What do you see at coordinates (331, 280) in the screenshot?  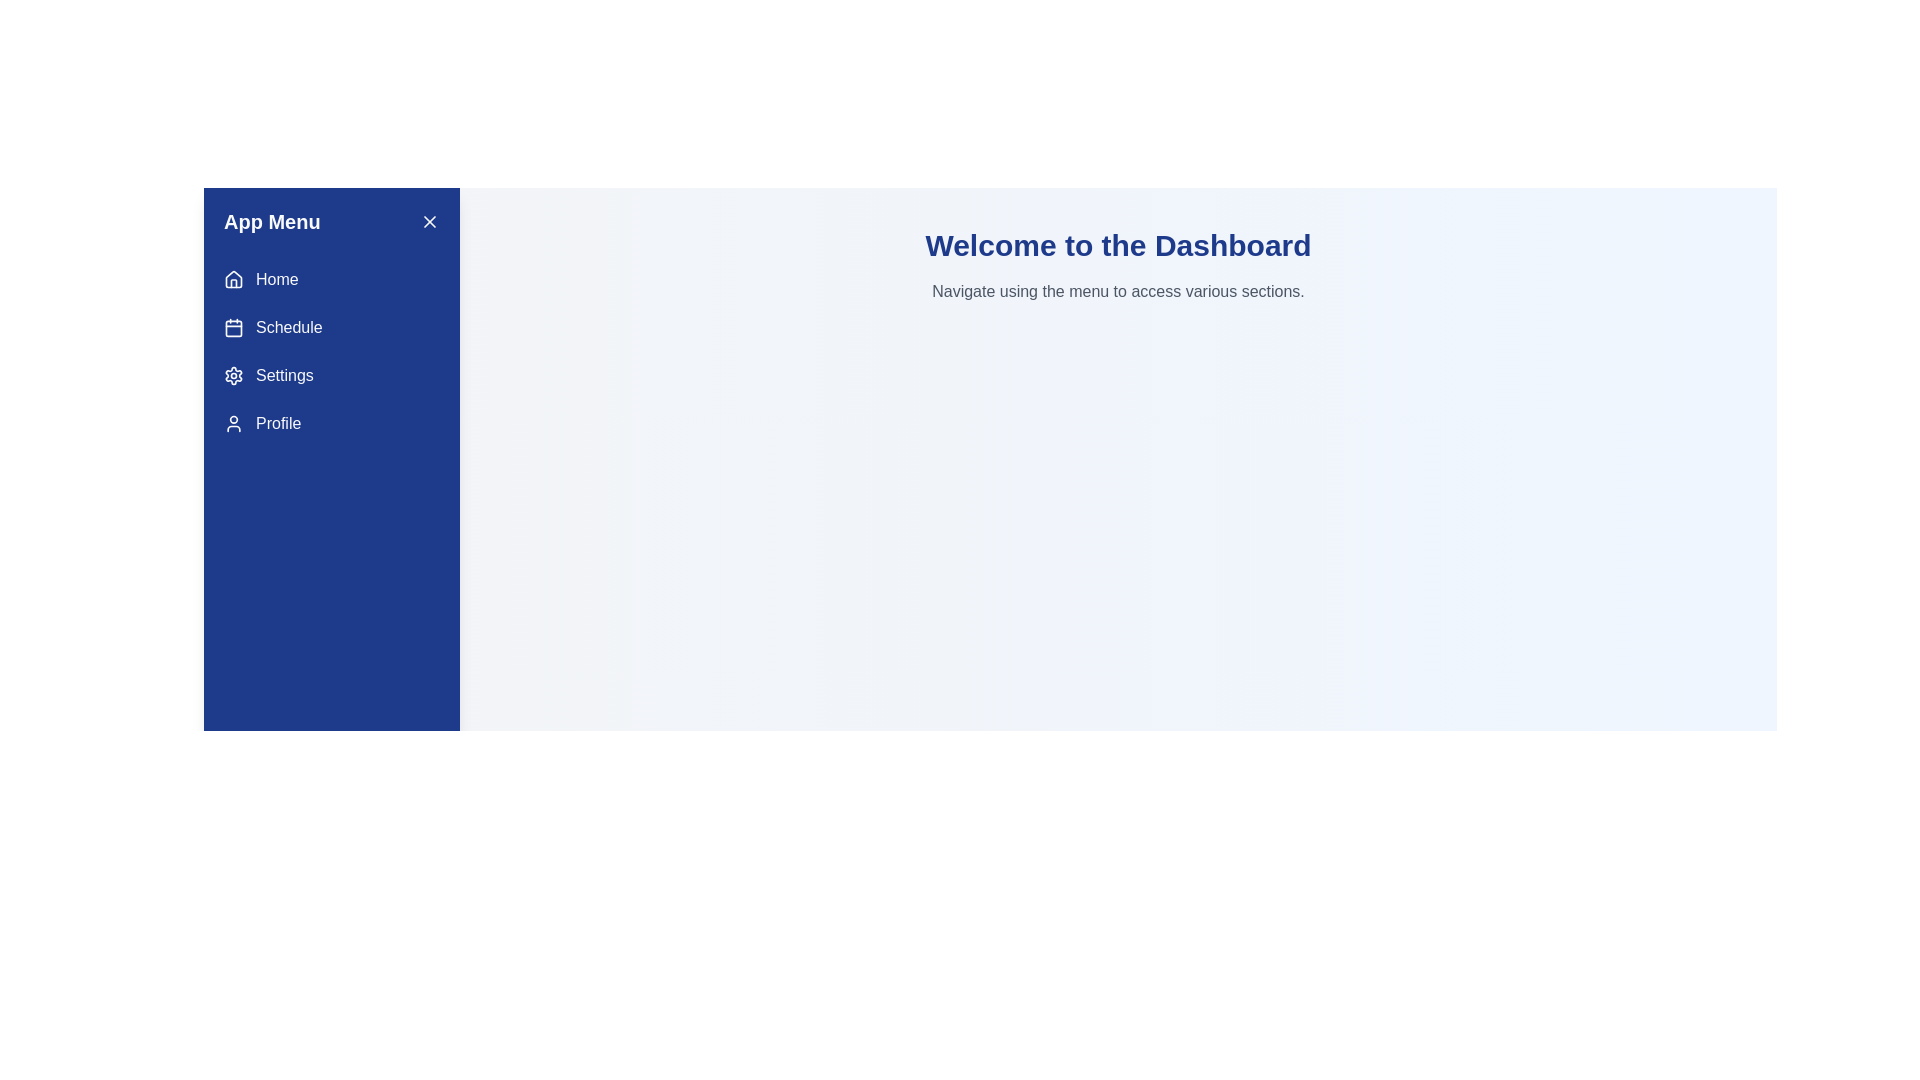 I see `the menu item Home to navigate to the corresponding section` at bounding box center [331, 280].